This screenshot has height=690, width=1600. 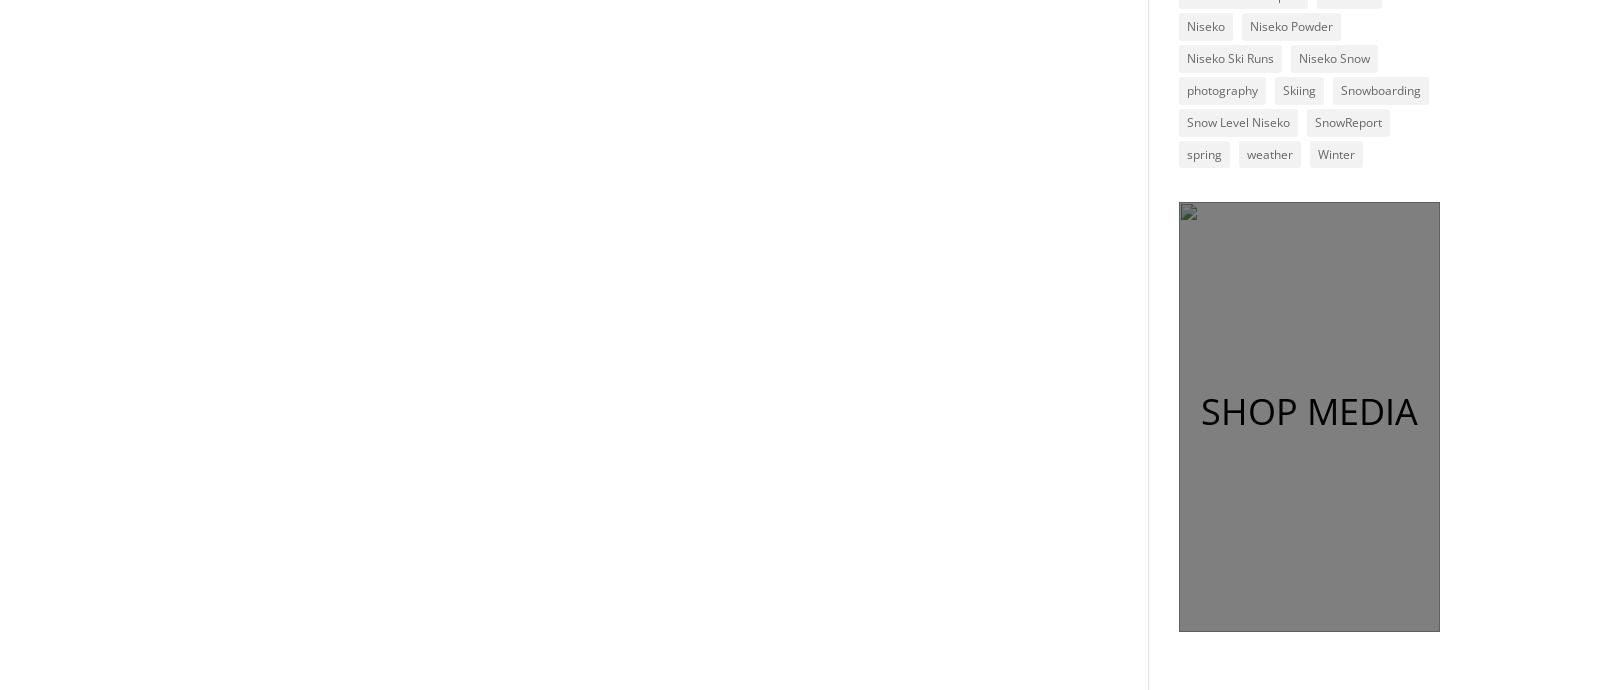 I want to click on 'photography', so click(x=1220, y=89).